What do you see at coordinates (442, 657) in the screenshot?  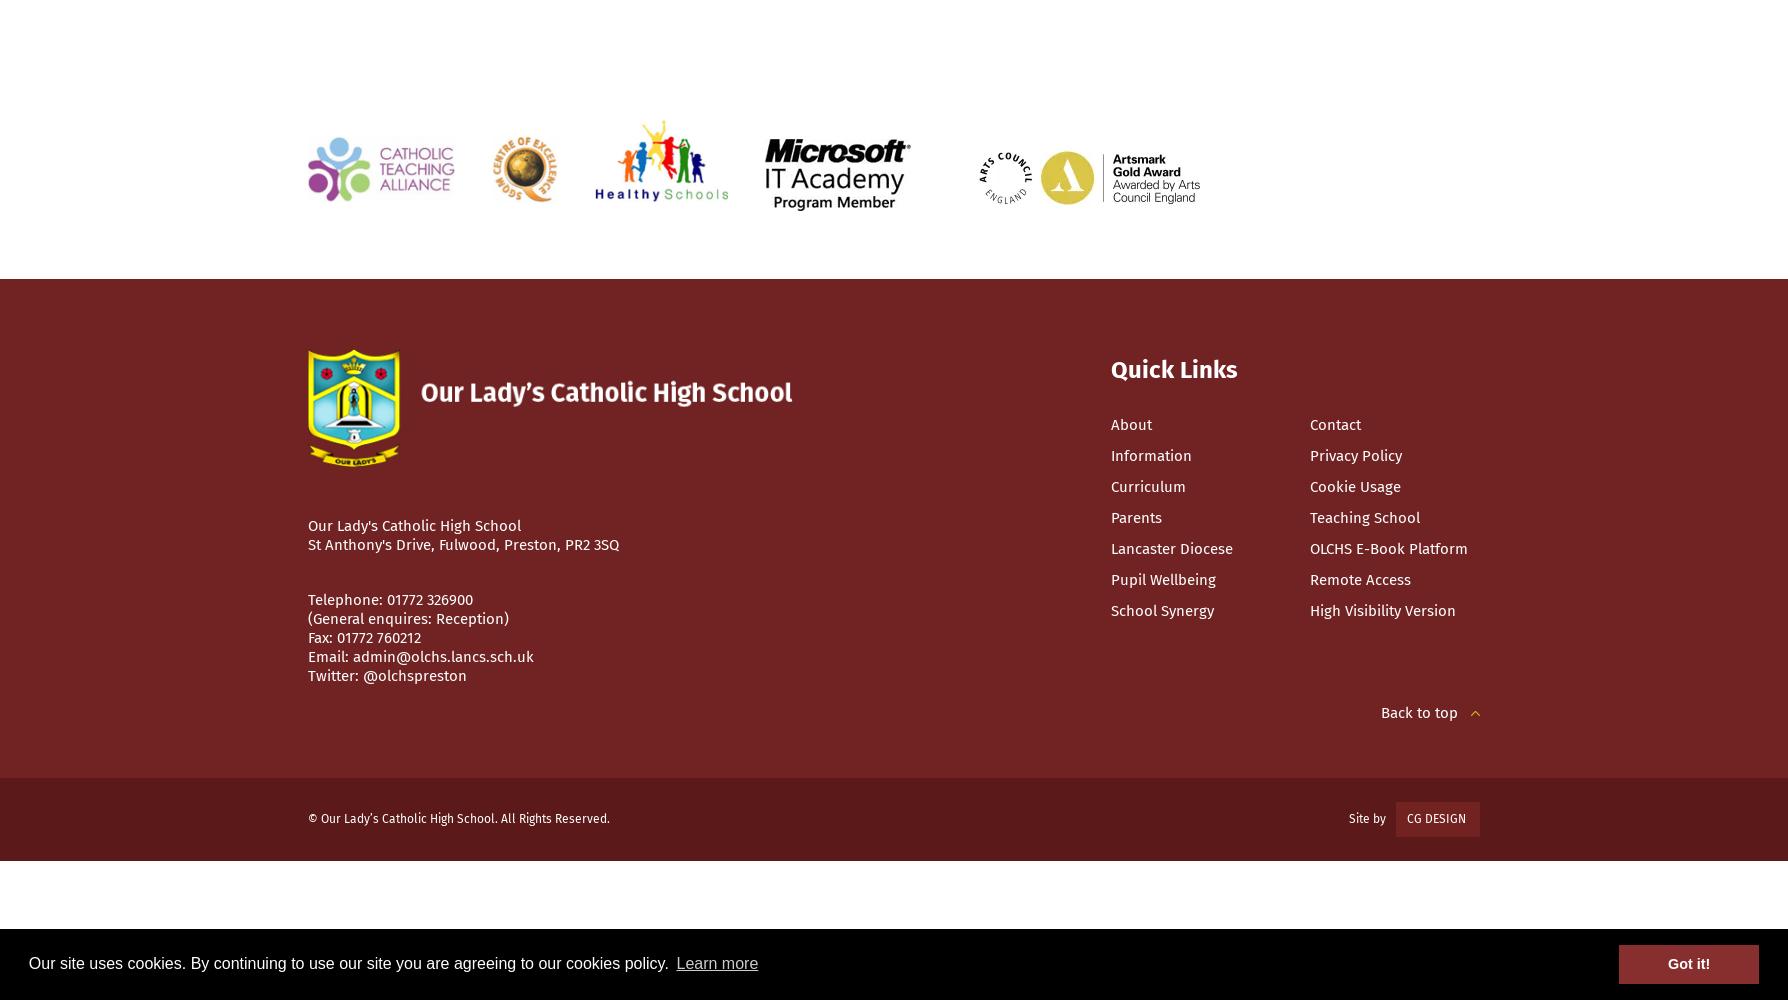 I see `'admin@olchs.lancs.sch.uk'` at bounding box center [442, 657].